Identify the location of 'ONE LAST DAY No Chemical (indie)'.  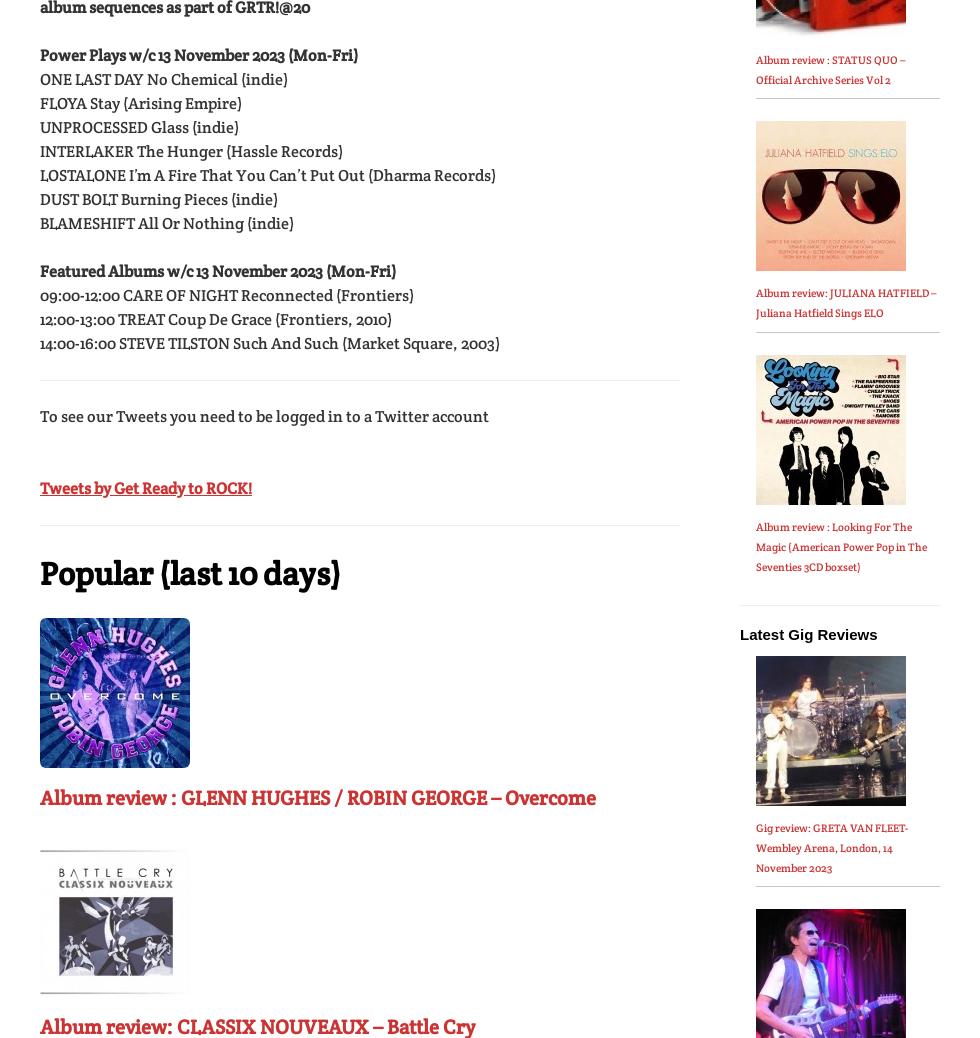
(163, 77).